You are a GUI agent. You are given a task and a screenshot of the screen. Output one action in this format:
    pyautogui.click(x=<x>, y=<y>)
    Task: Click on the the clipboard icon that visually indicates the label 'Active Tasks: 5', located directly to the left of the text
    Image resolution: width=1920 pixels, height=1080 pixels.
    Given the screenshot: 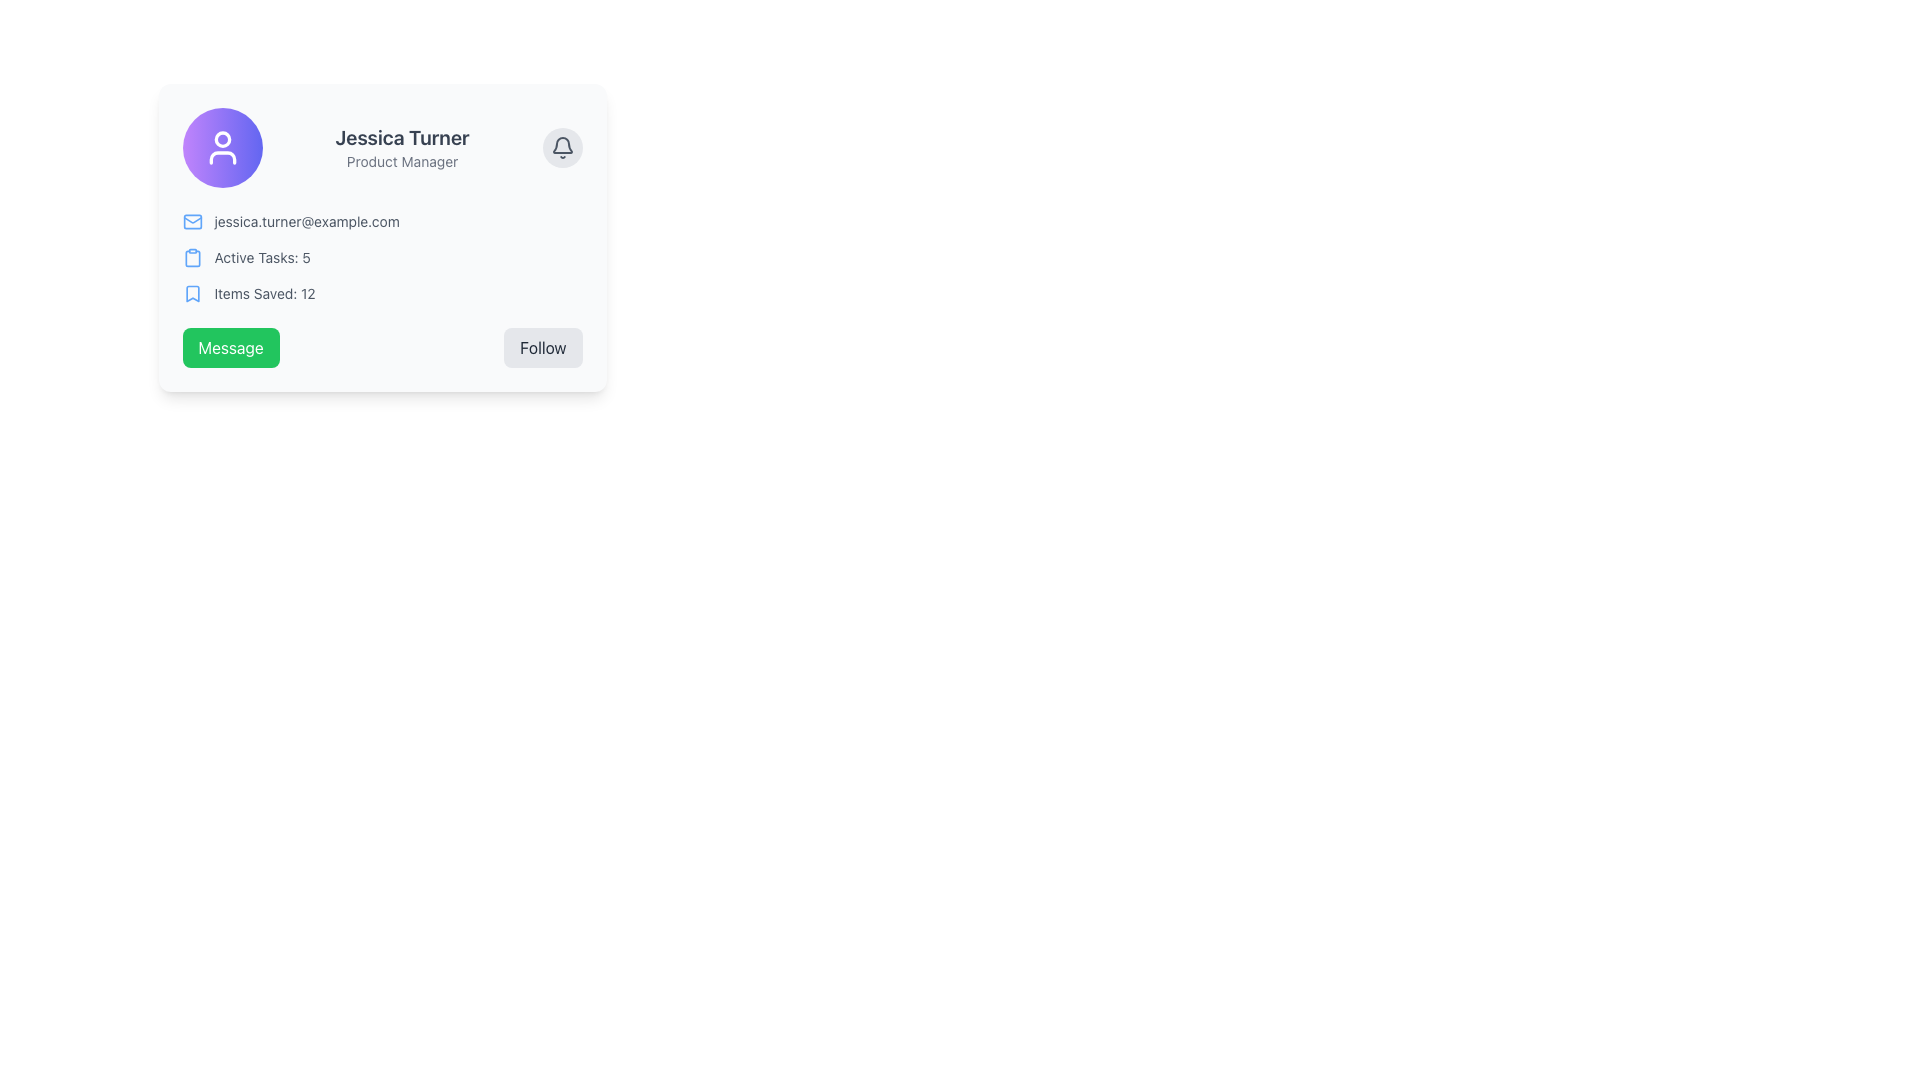 What is the action you would take?
    pyautogui.click(x=192, y=257)
    